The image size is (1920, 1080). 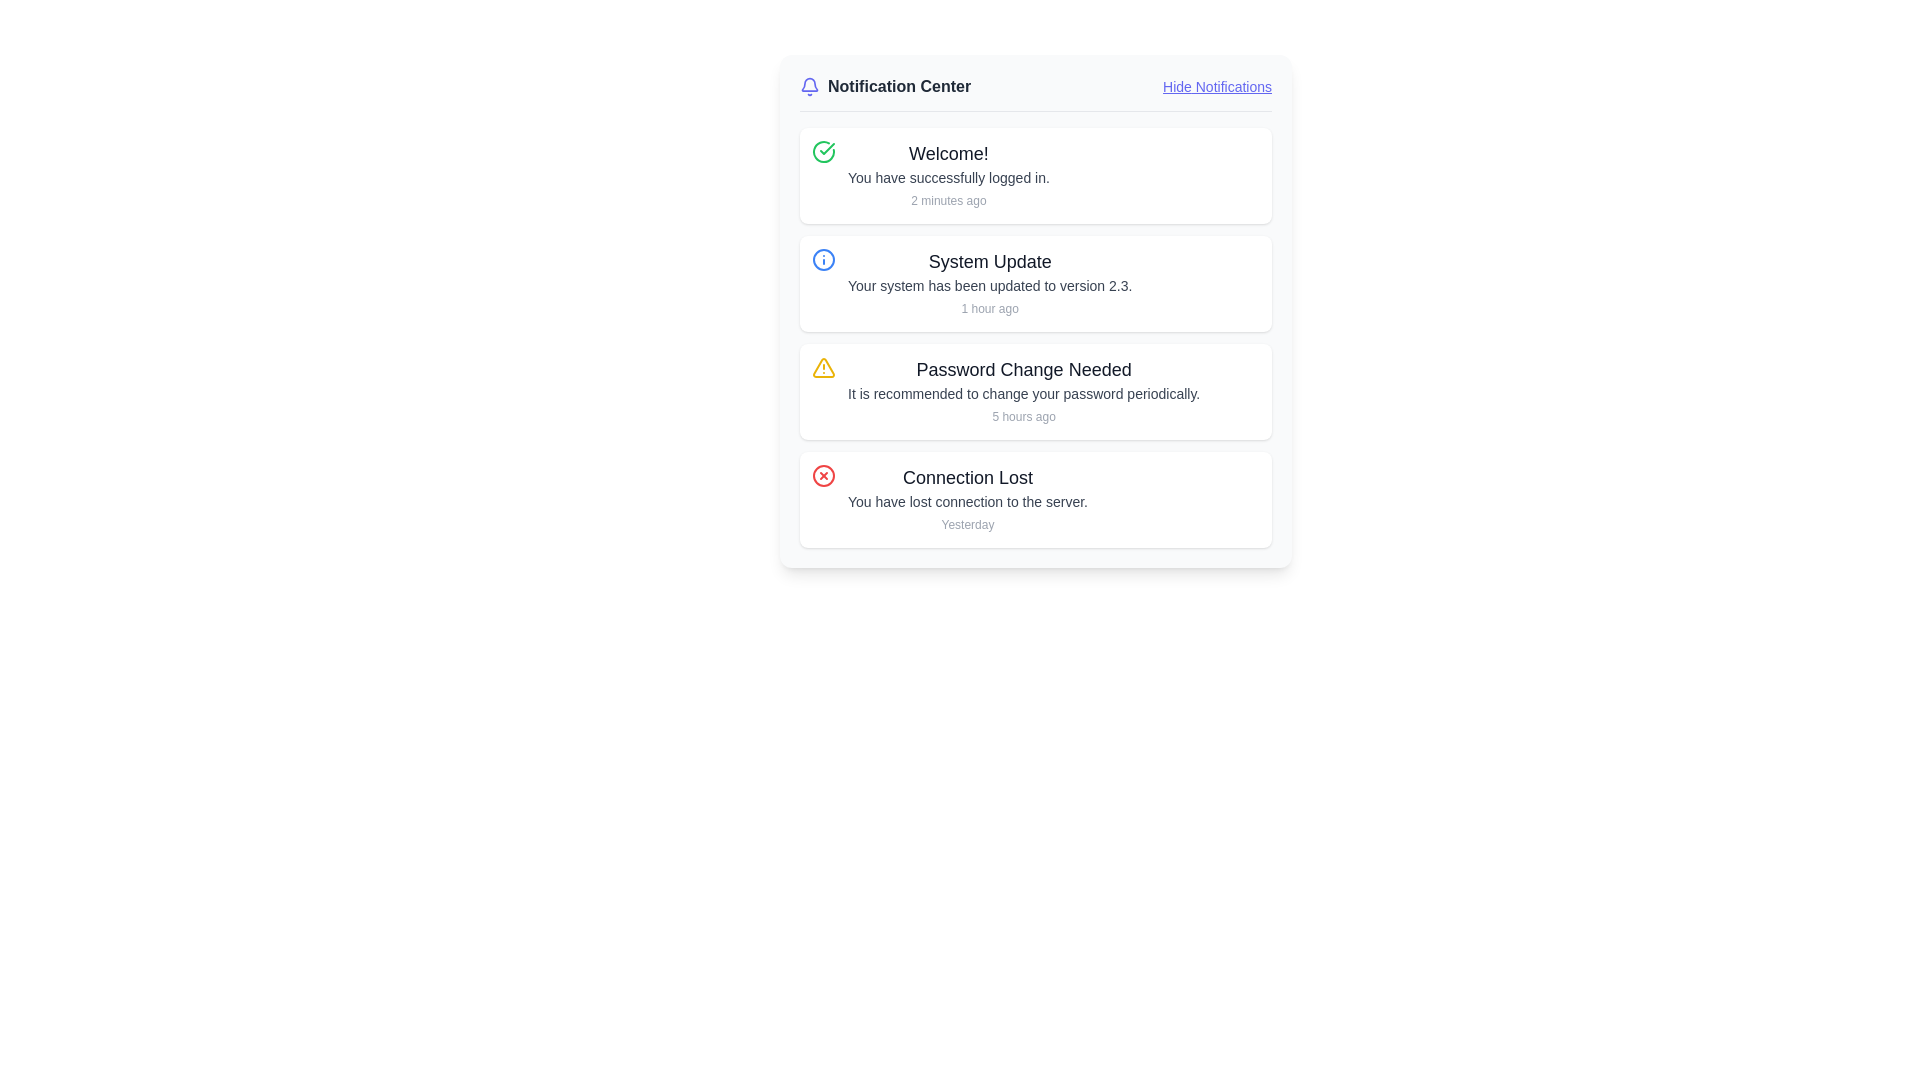 I want to click on displayed text '2 minutes ago' from the Text Label, which is styled in a small, gray font and located beneath the welcome message in the notification card, so click(x=947, y=200).